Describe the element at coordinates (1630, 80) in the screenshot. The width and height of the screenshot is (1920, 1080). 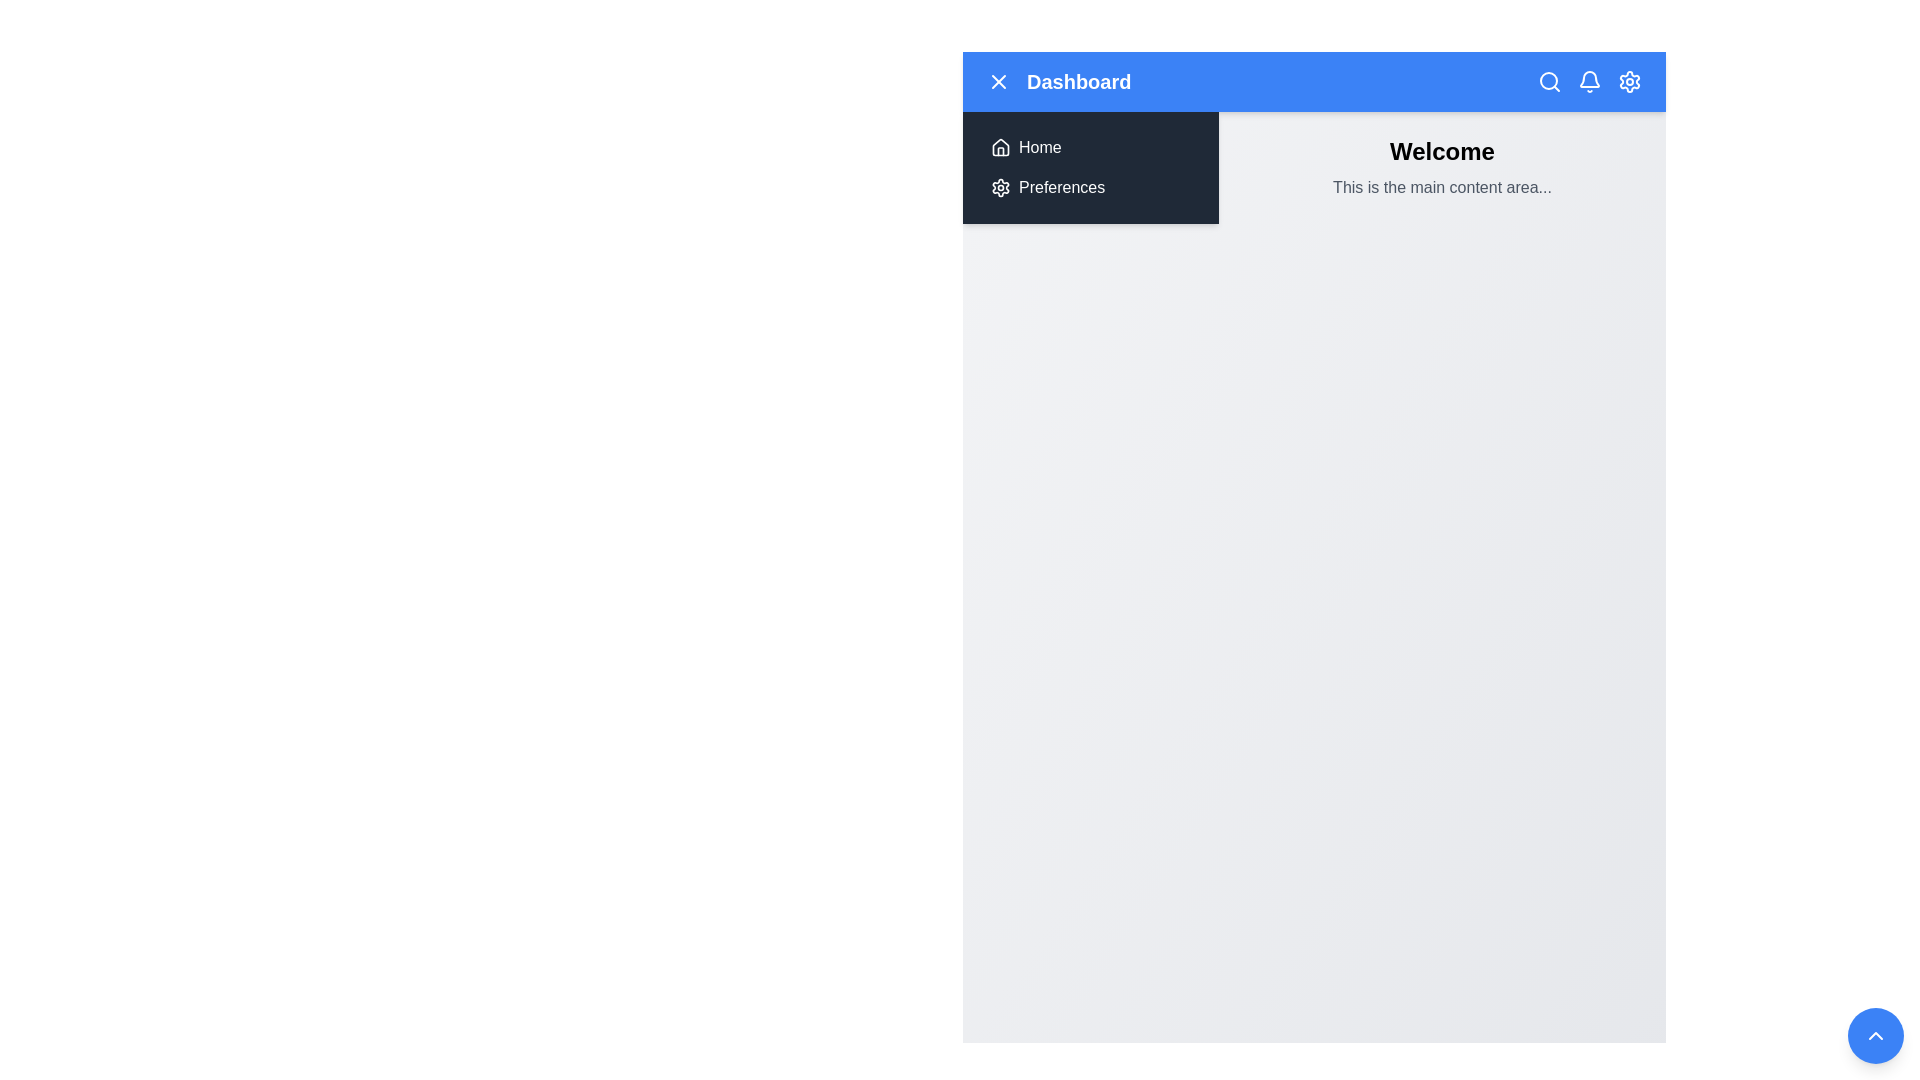
I see `the gear icon button in the blue navigation bar` at that location.